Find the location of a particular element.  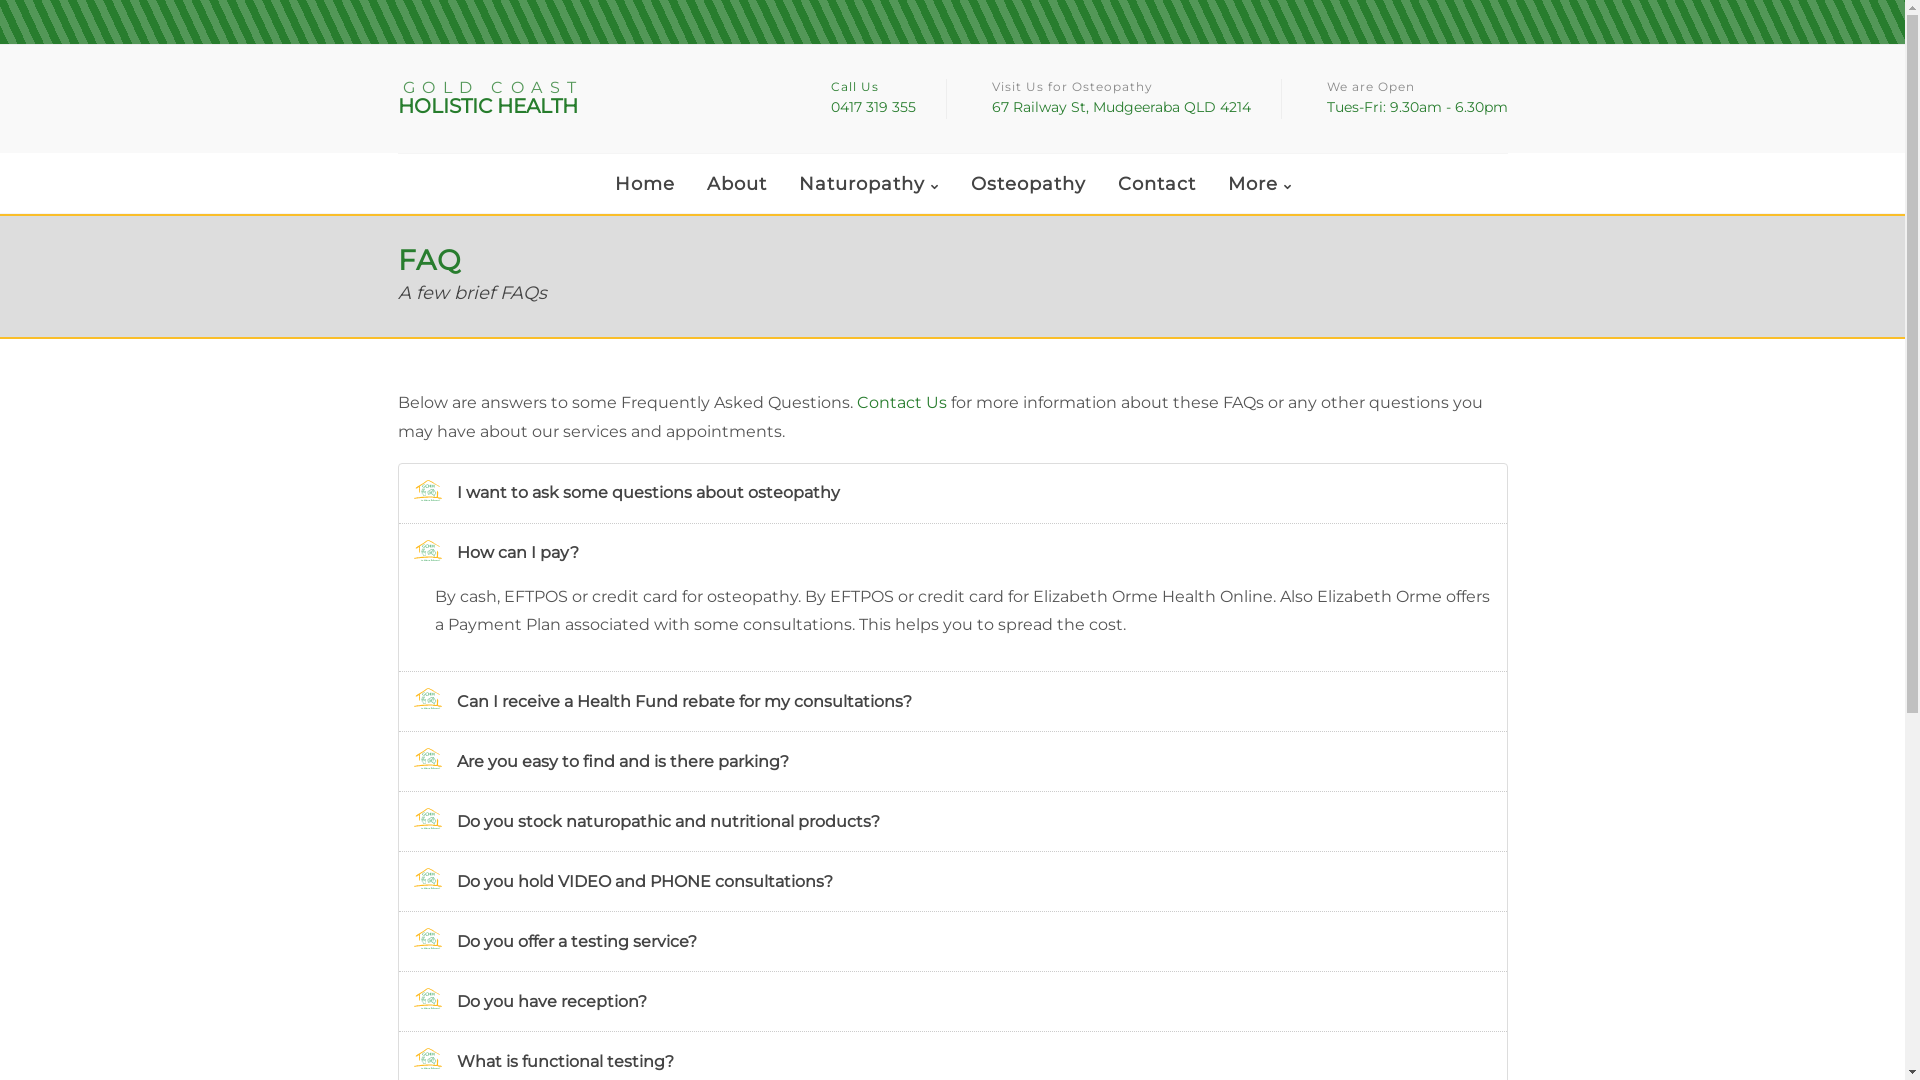

'Contact' is located at coordinates (1156, 184).